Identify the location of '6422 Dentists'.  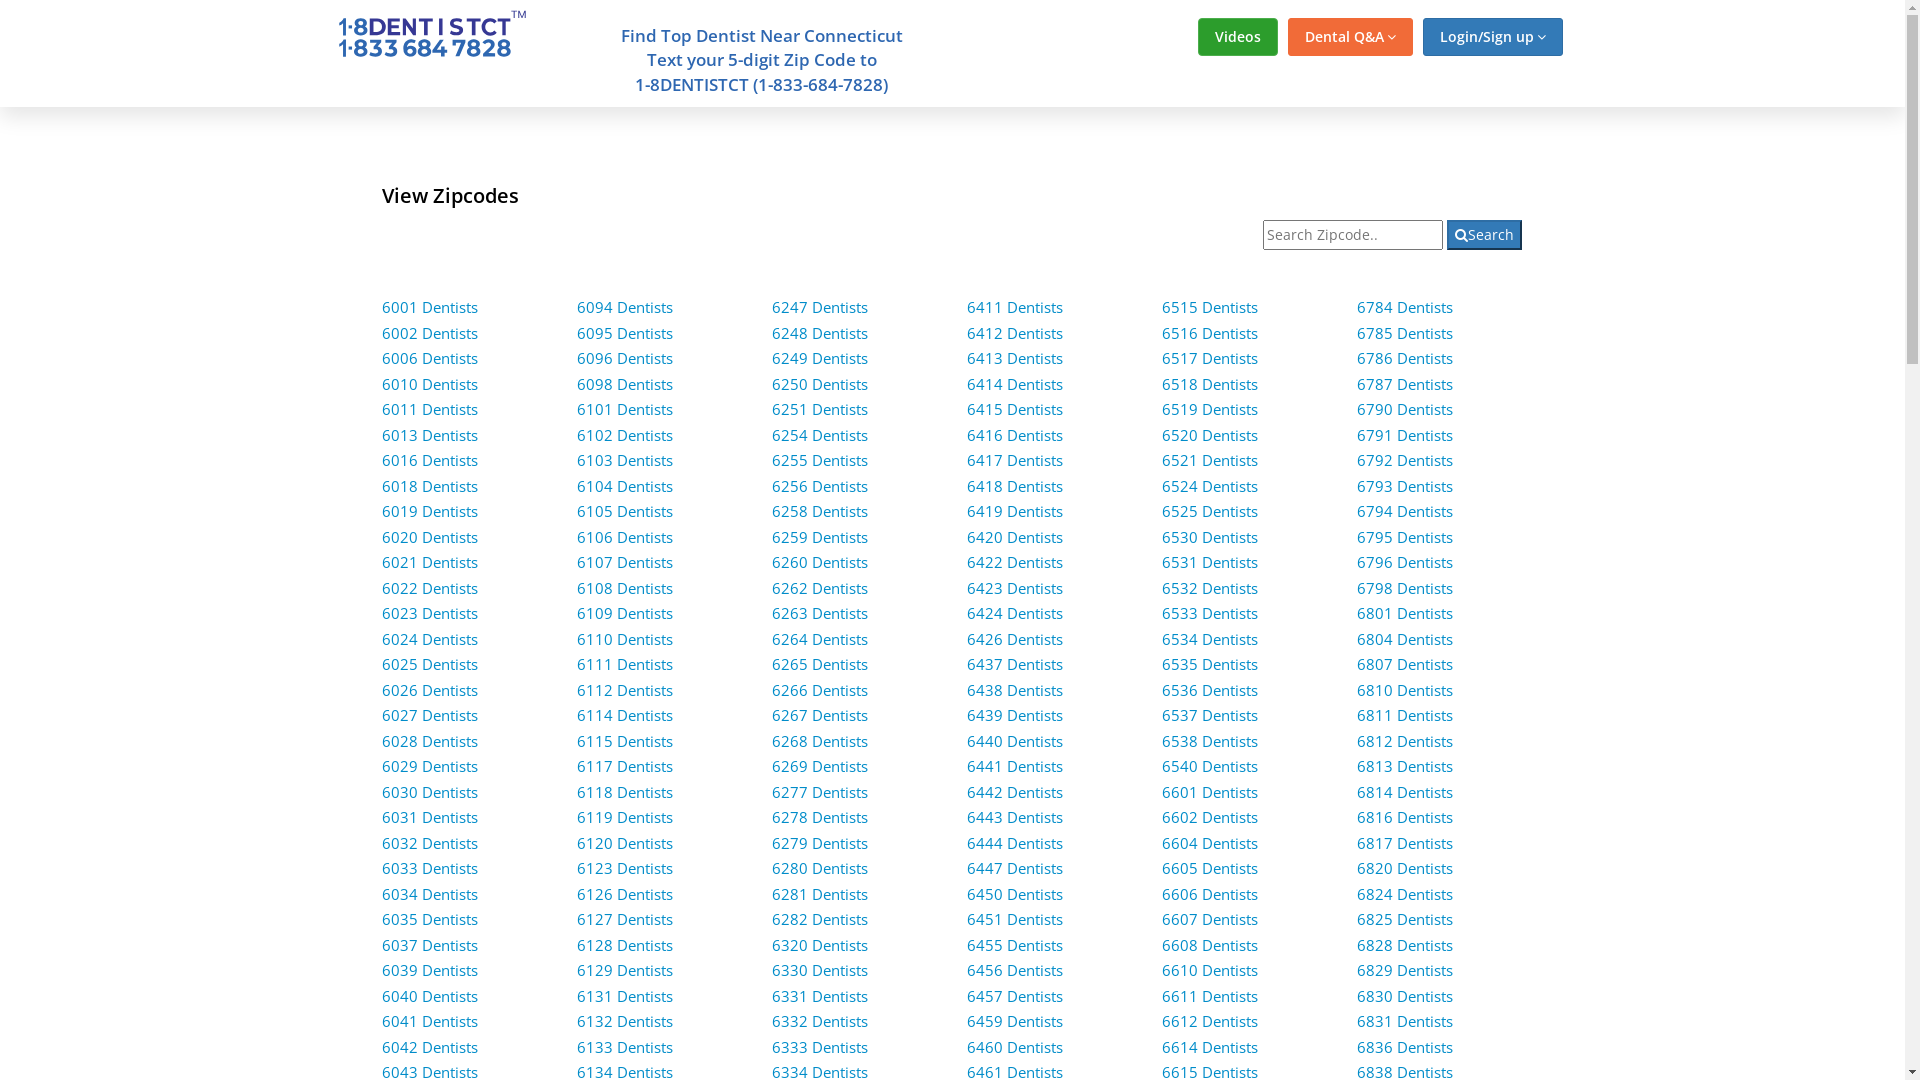
(1014, 562).